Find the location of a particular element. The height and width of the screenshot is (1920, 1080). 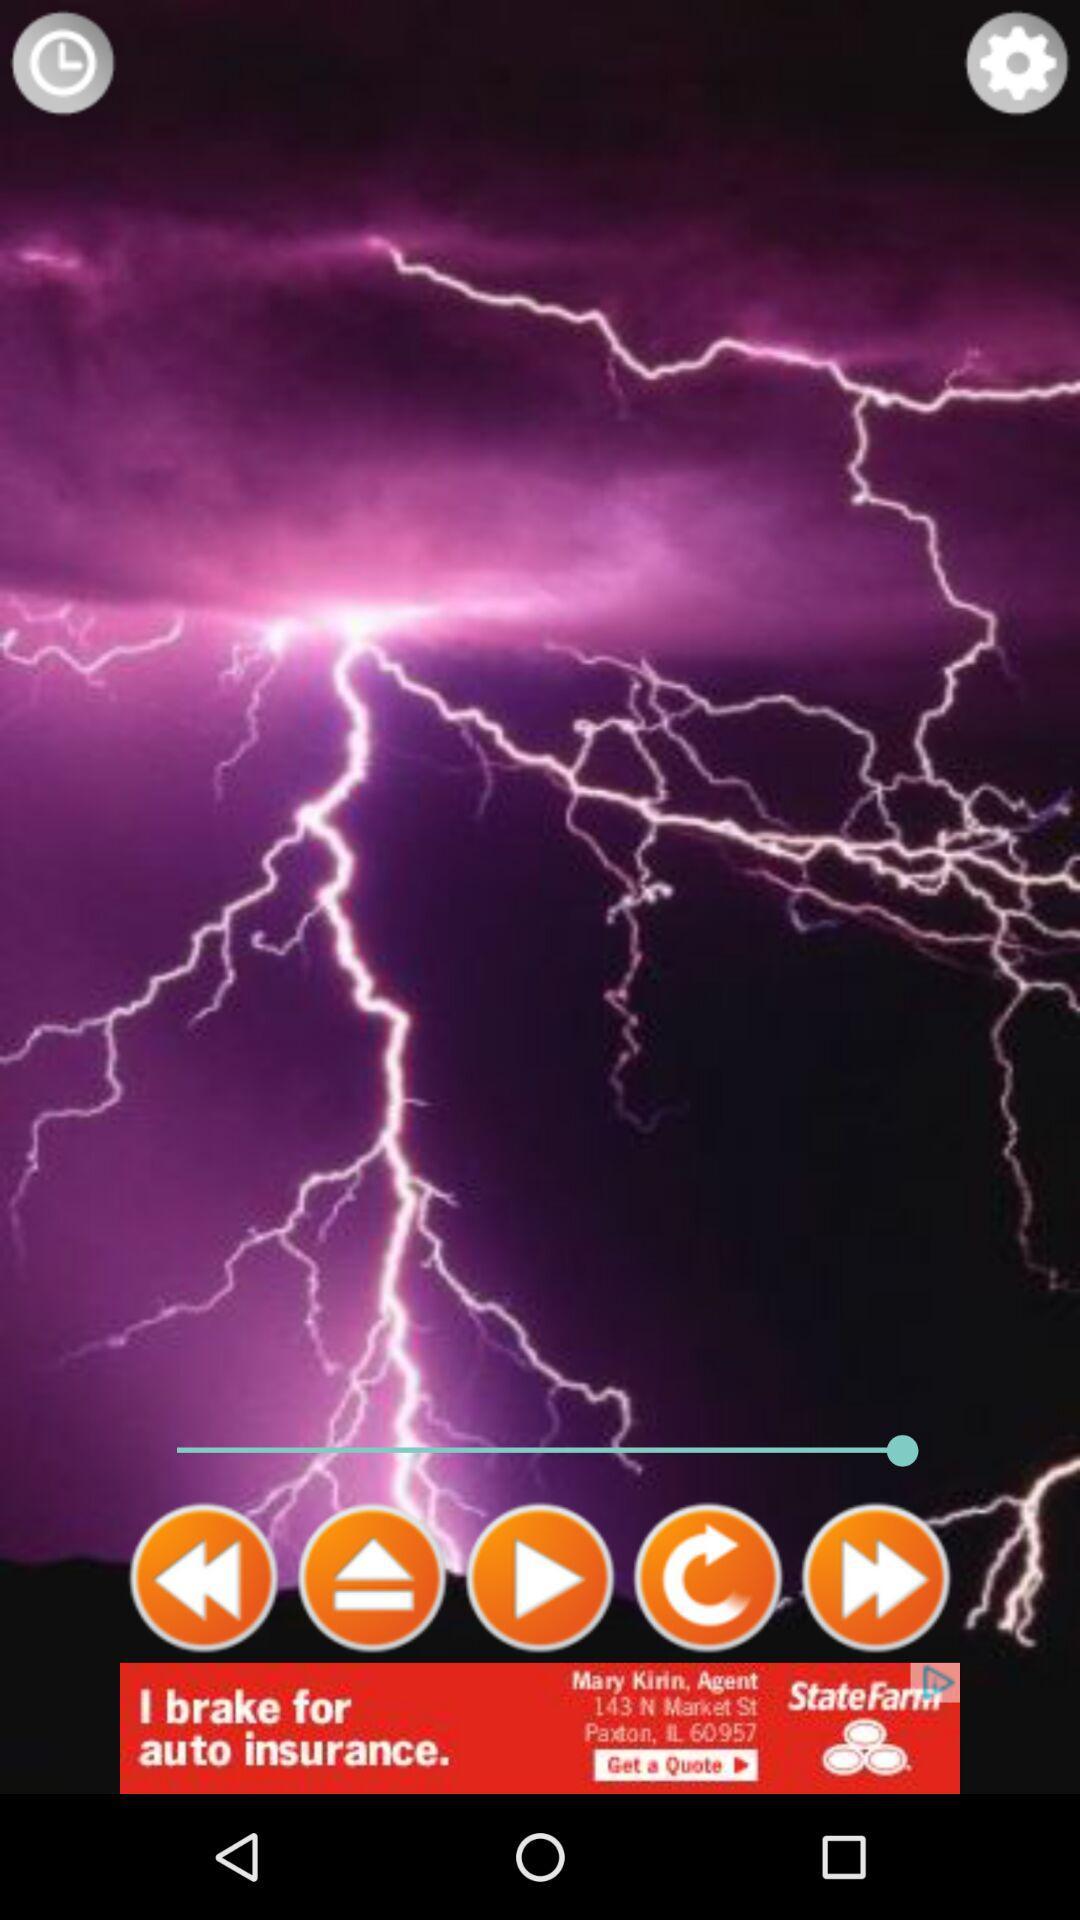

the av_forward icon is located at coordinates (874, 1688).